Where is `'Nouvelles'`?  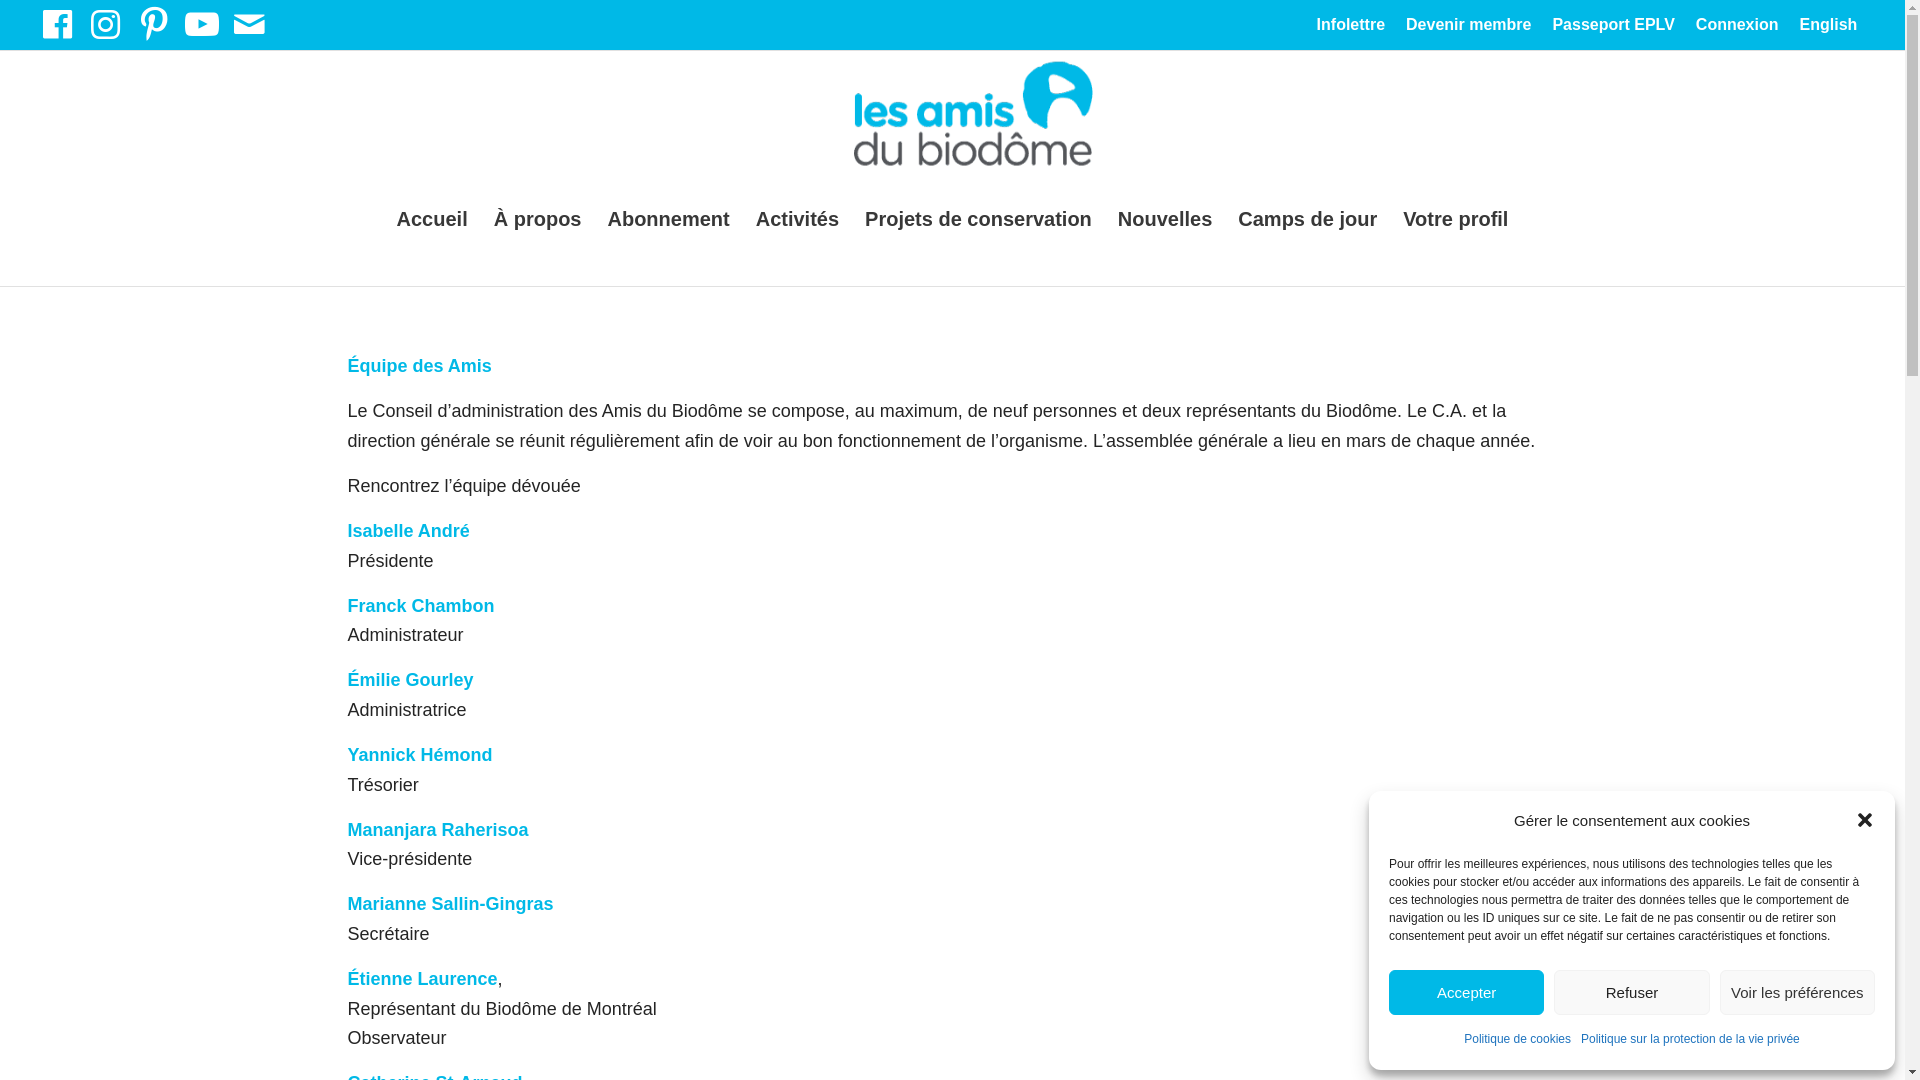 'Nouvelles' is located at coordinates (1165, 219).